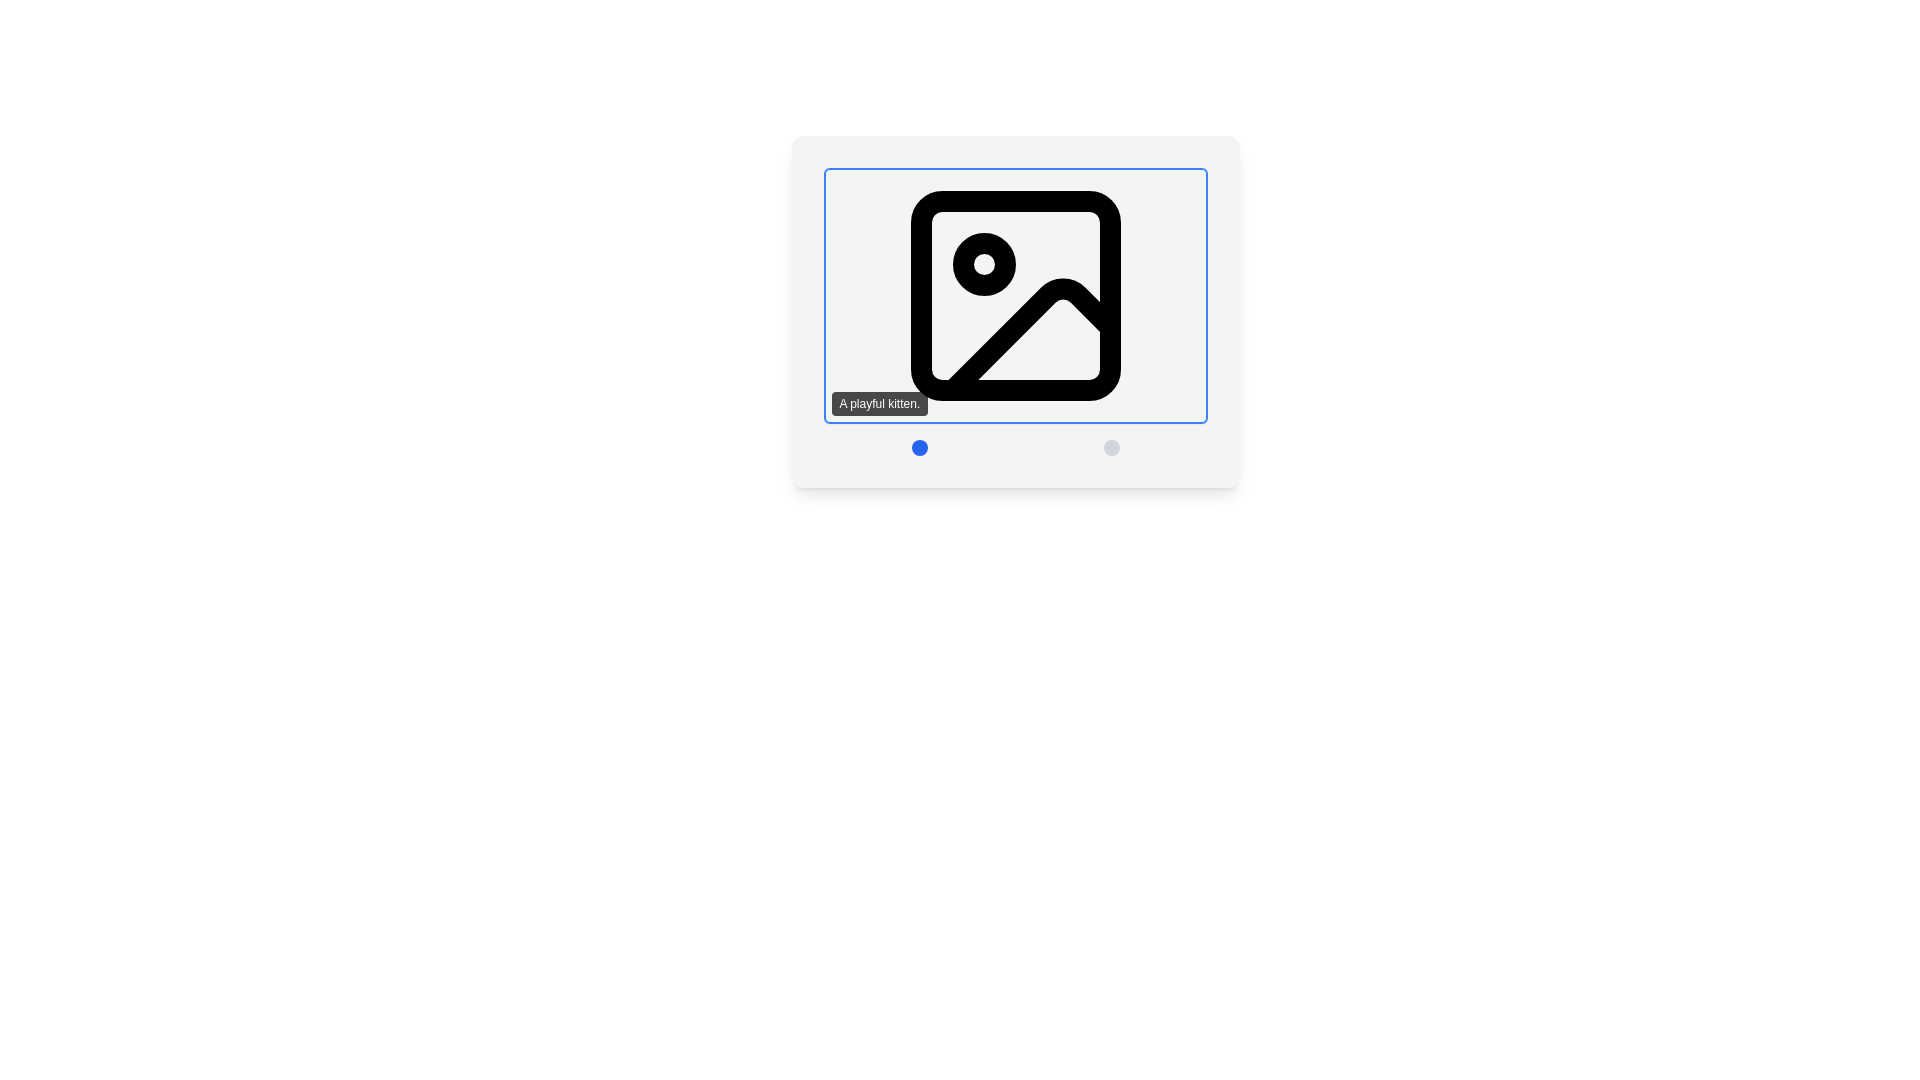 The width and height of the screenshot is (1920, 1080). Describe the element at coordinates (879, 404) in the screenshot. I see `text from the small rectangular text box with rounded corners that has a black background and white text reading 'A playful kitten.'` at that location.